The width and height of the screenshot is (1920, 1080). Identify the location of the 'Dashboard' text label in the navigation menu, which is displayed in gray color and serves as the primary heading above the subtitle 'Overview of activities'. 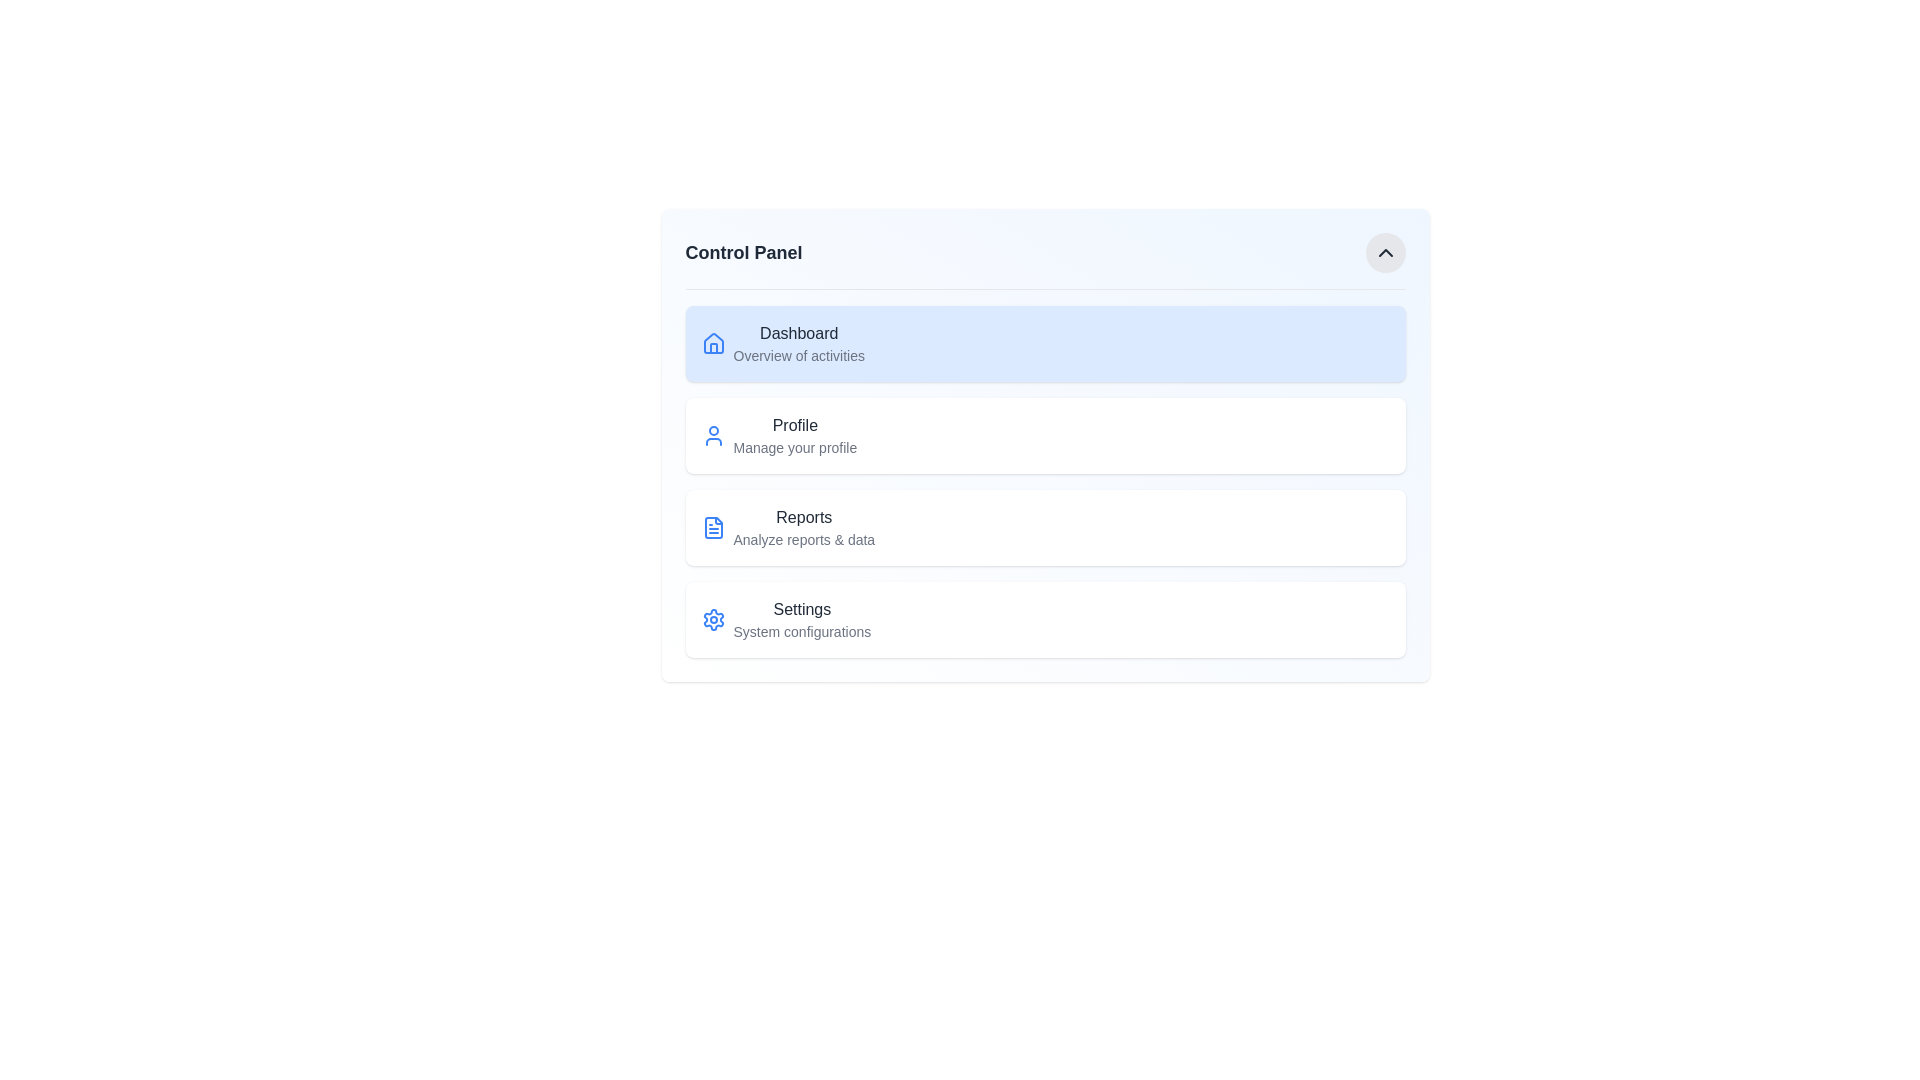
(798, 333).